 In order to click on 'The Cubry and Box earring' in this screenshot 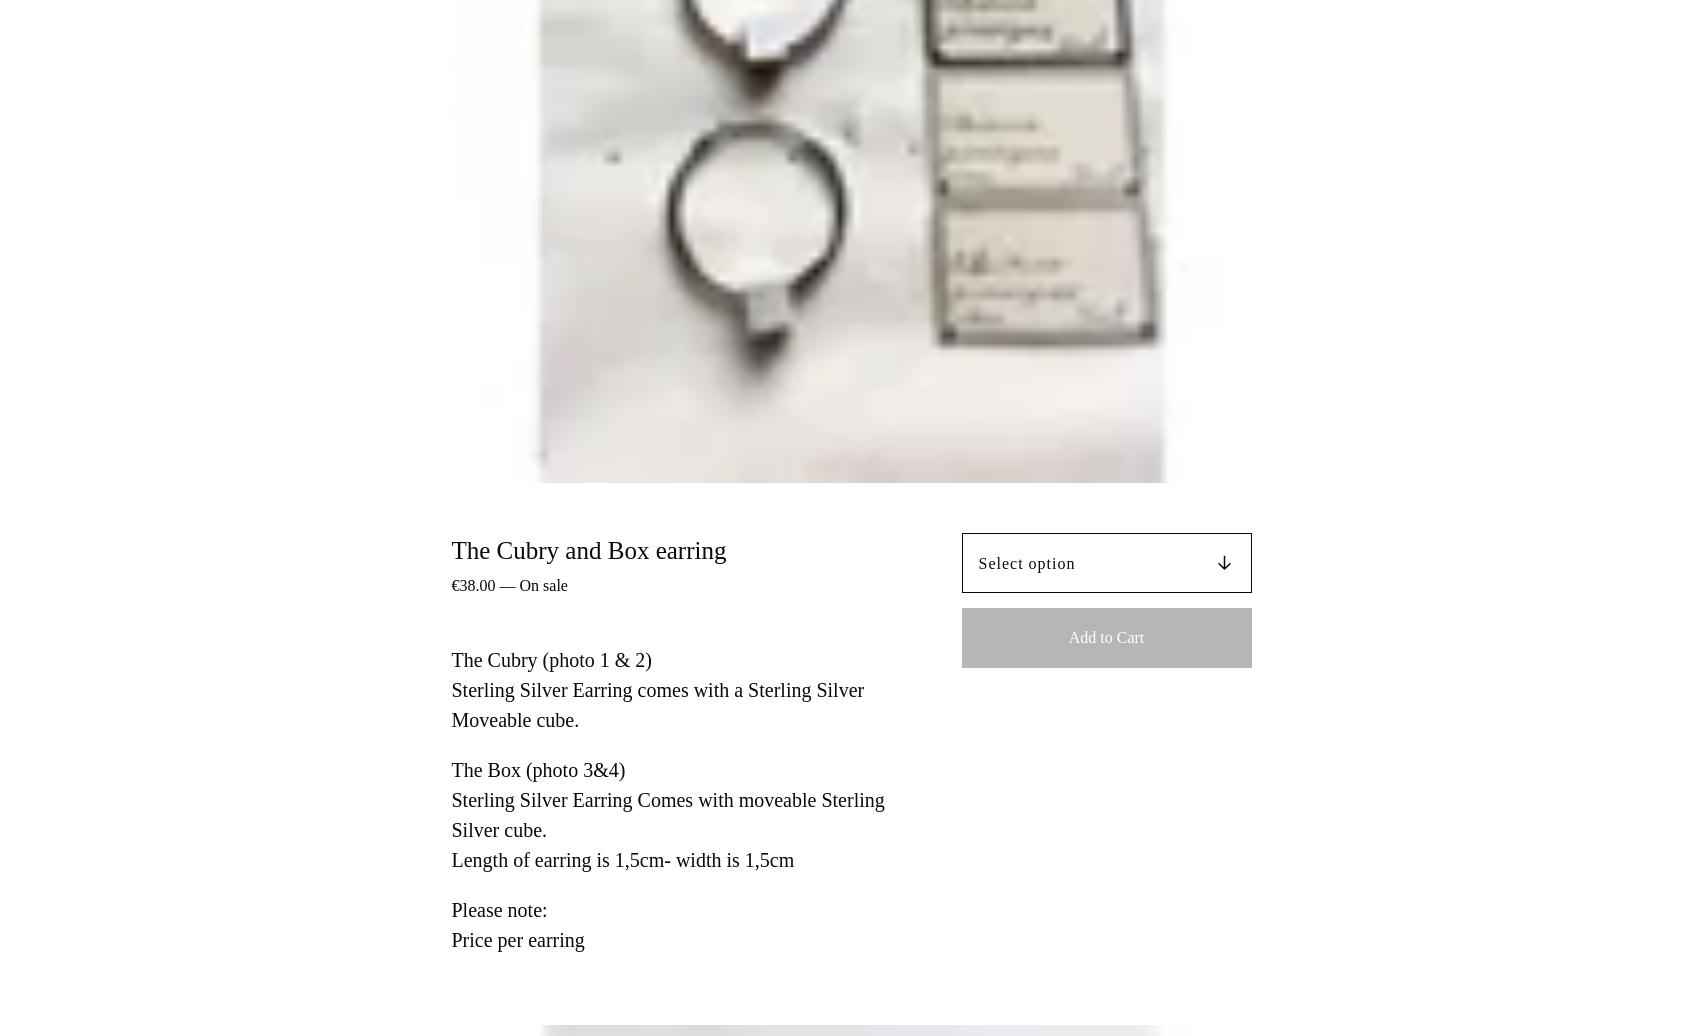, I will do `click(587, 549)`.